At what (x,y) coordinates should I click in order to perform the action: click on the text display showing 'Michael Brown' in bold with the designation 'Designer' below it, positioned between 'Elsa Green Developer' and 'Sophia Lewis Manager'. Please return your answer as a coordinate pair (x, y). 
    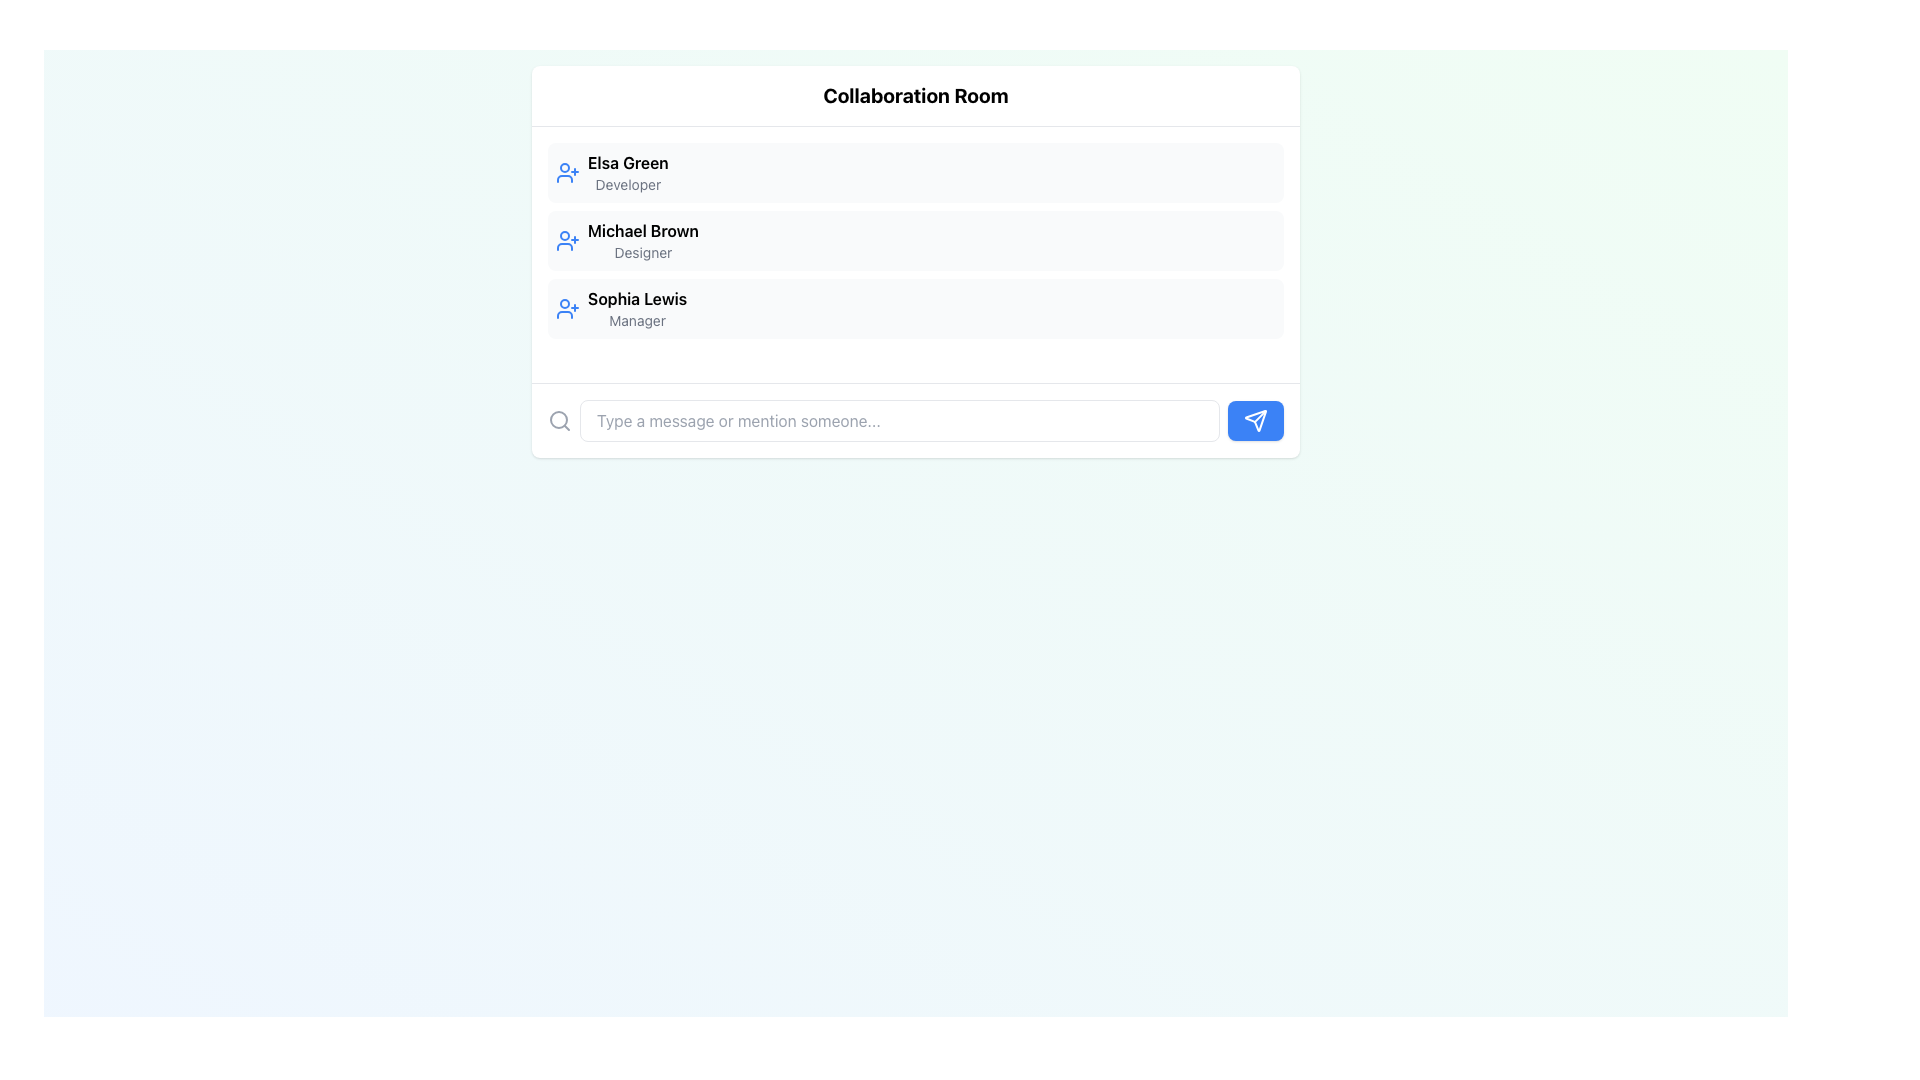
    Looking at the image, I should click on (643, 239).